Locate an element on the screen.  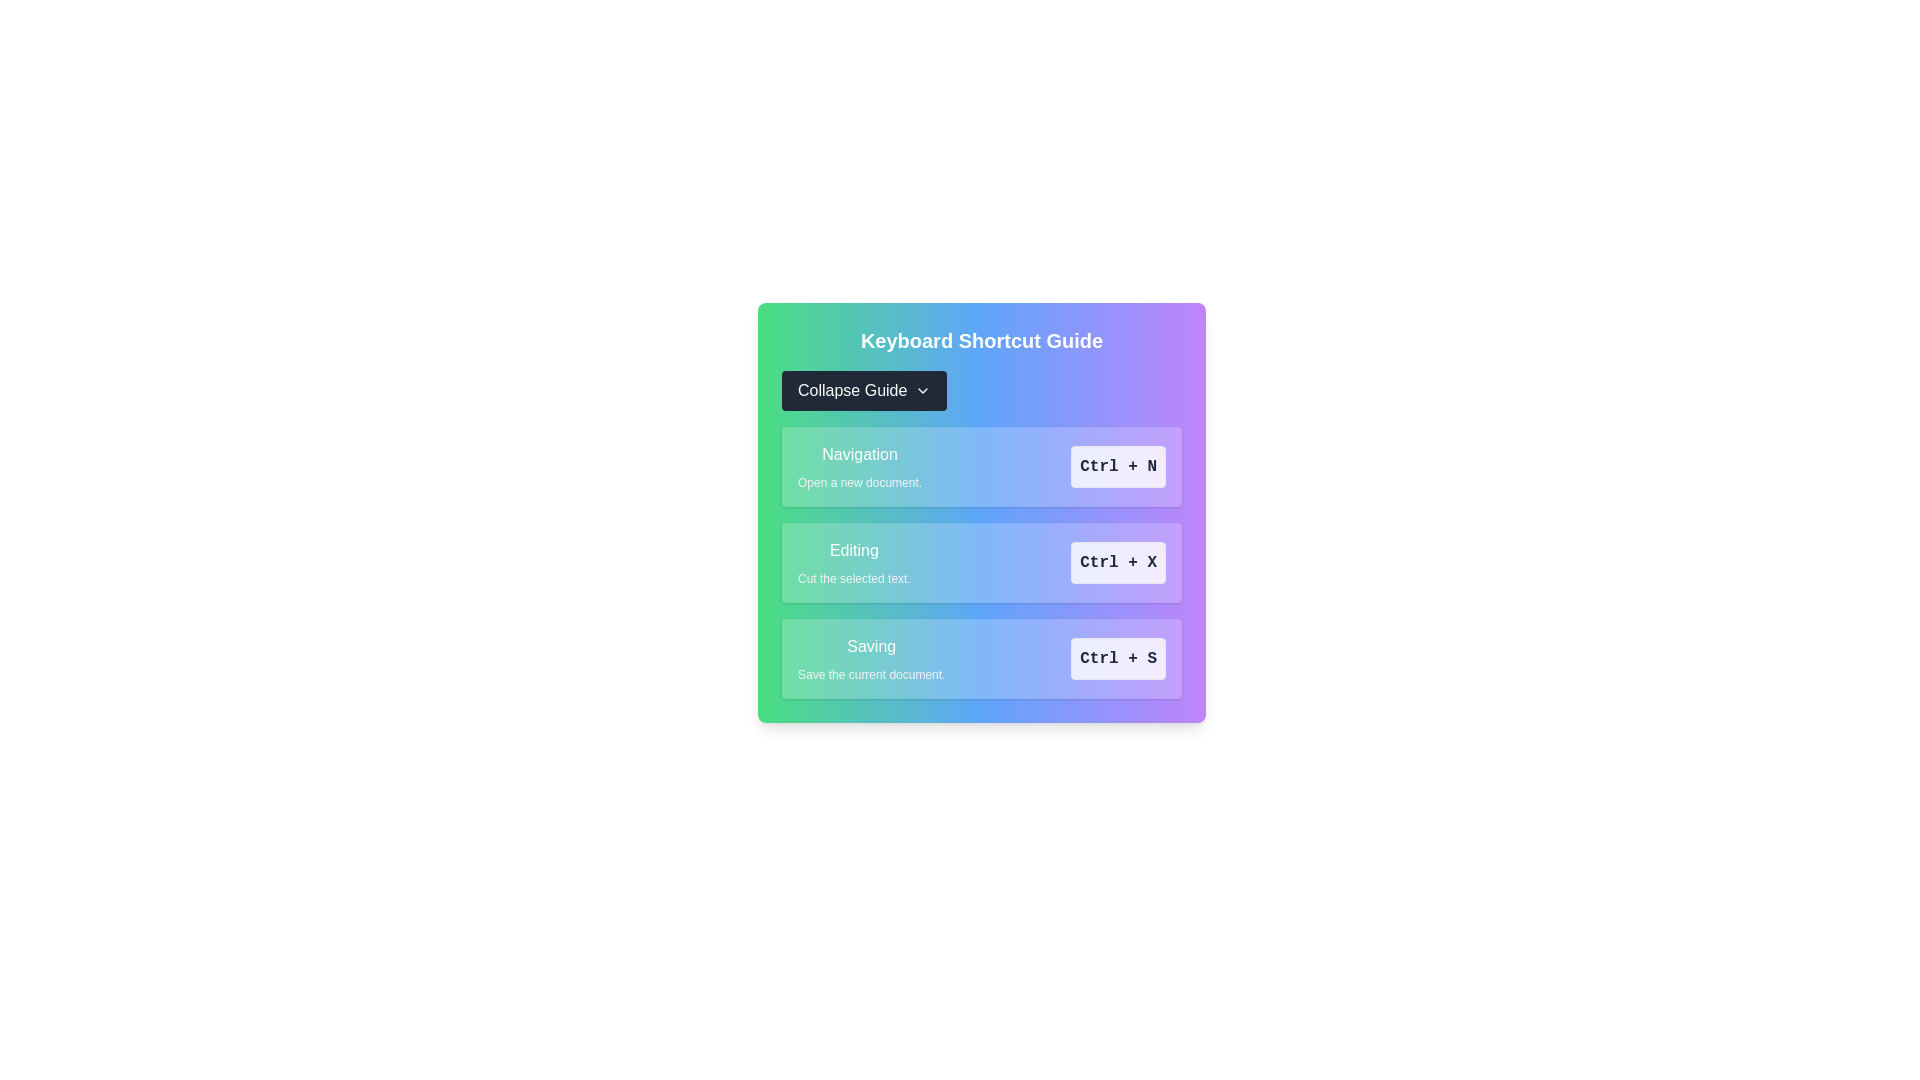
the second item in a vertical list of shortcut descriptions with a vibrant gradient background is located at coordinates (982, 512).